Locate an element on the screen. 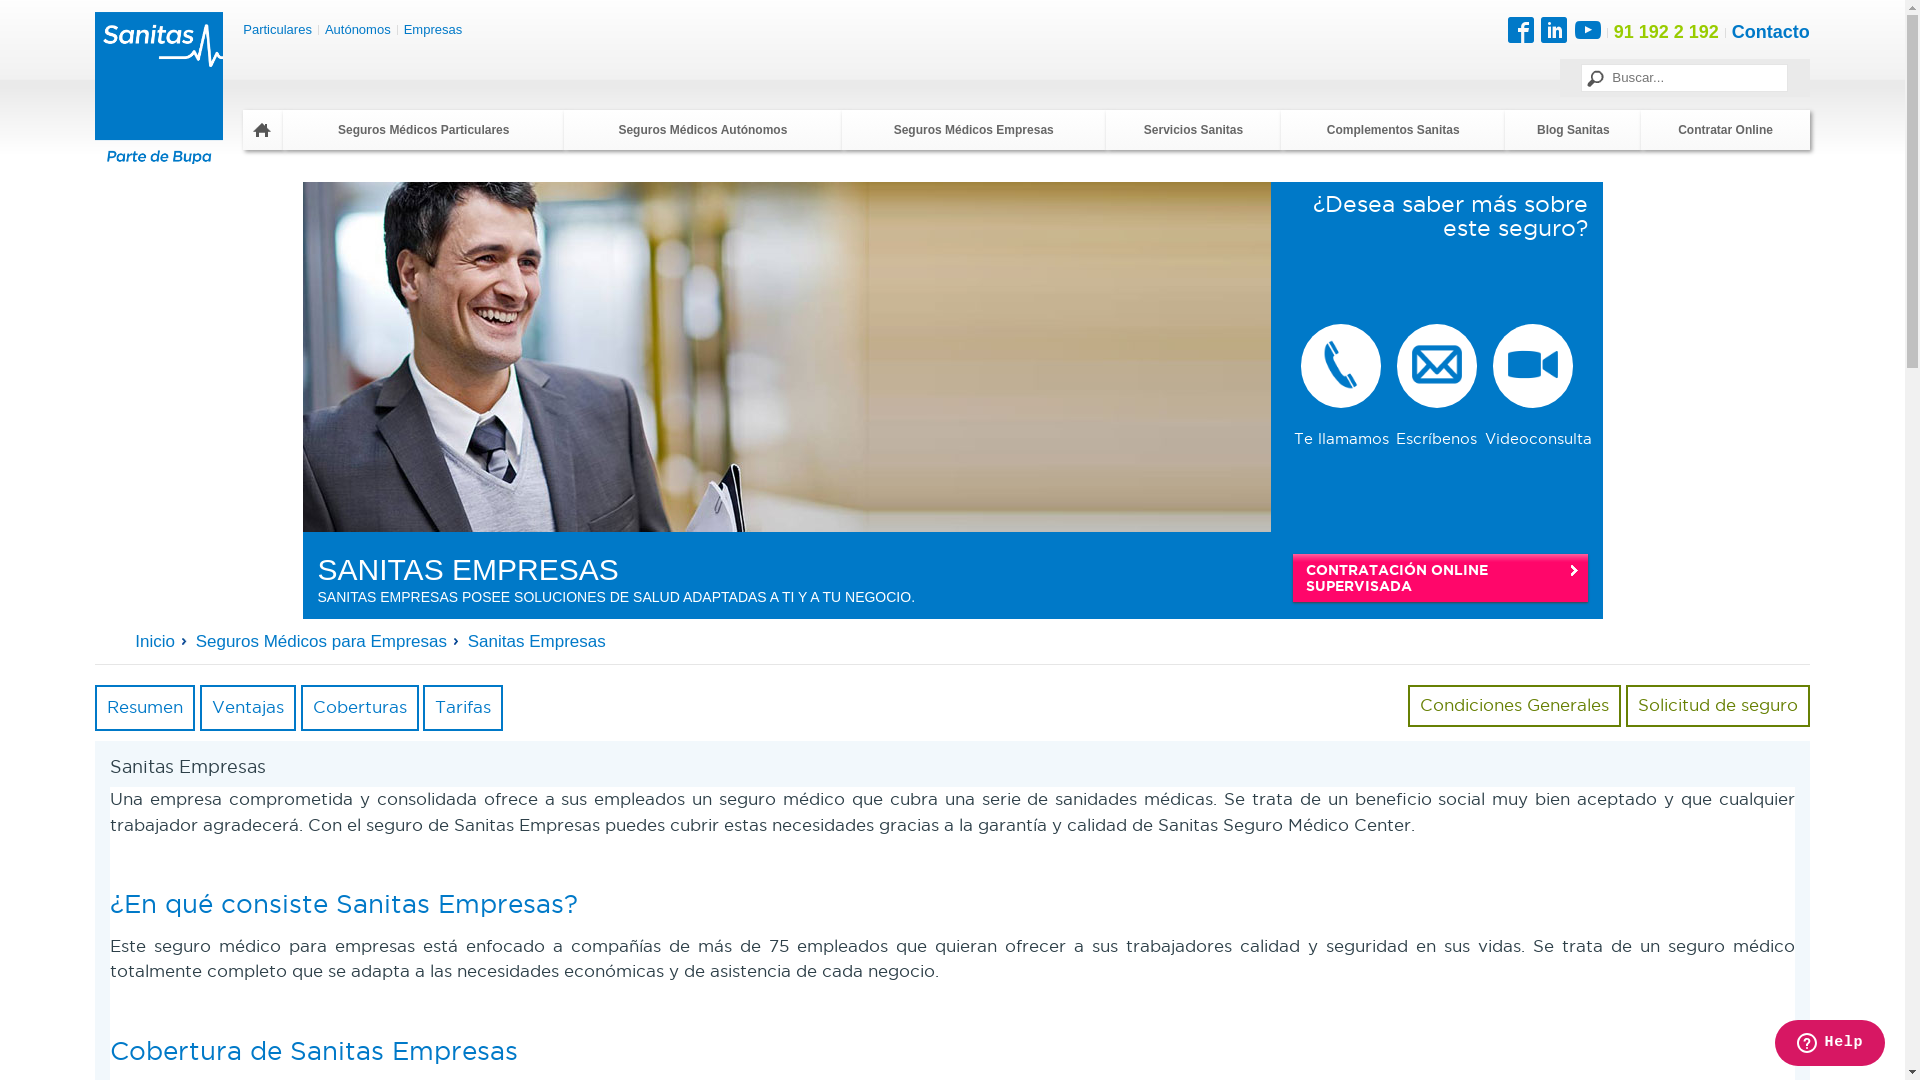  'Resumen' is located at coordinates (143, 707).